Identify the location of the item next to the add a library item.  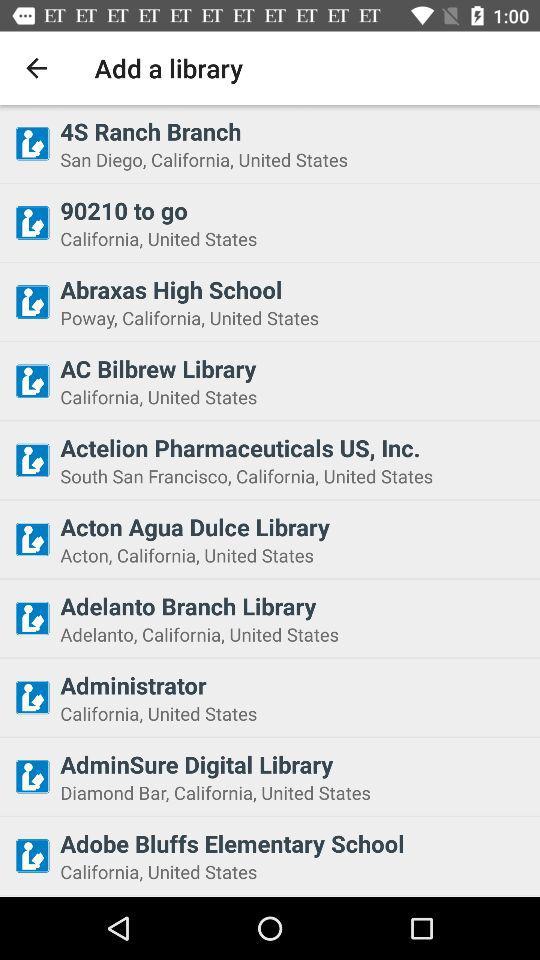
(36, 68).